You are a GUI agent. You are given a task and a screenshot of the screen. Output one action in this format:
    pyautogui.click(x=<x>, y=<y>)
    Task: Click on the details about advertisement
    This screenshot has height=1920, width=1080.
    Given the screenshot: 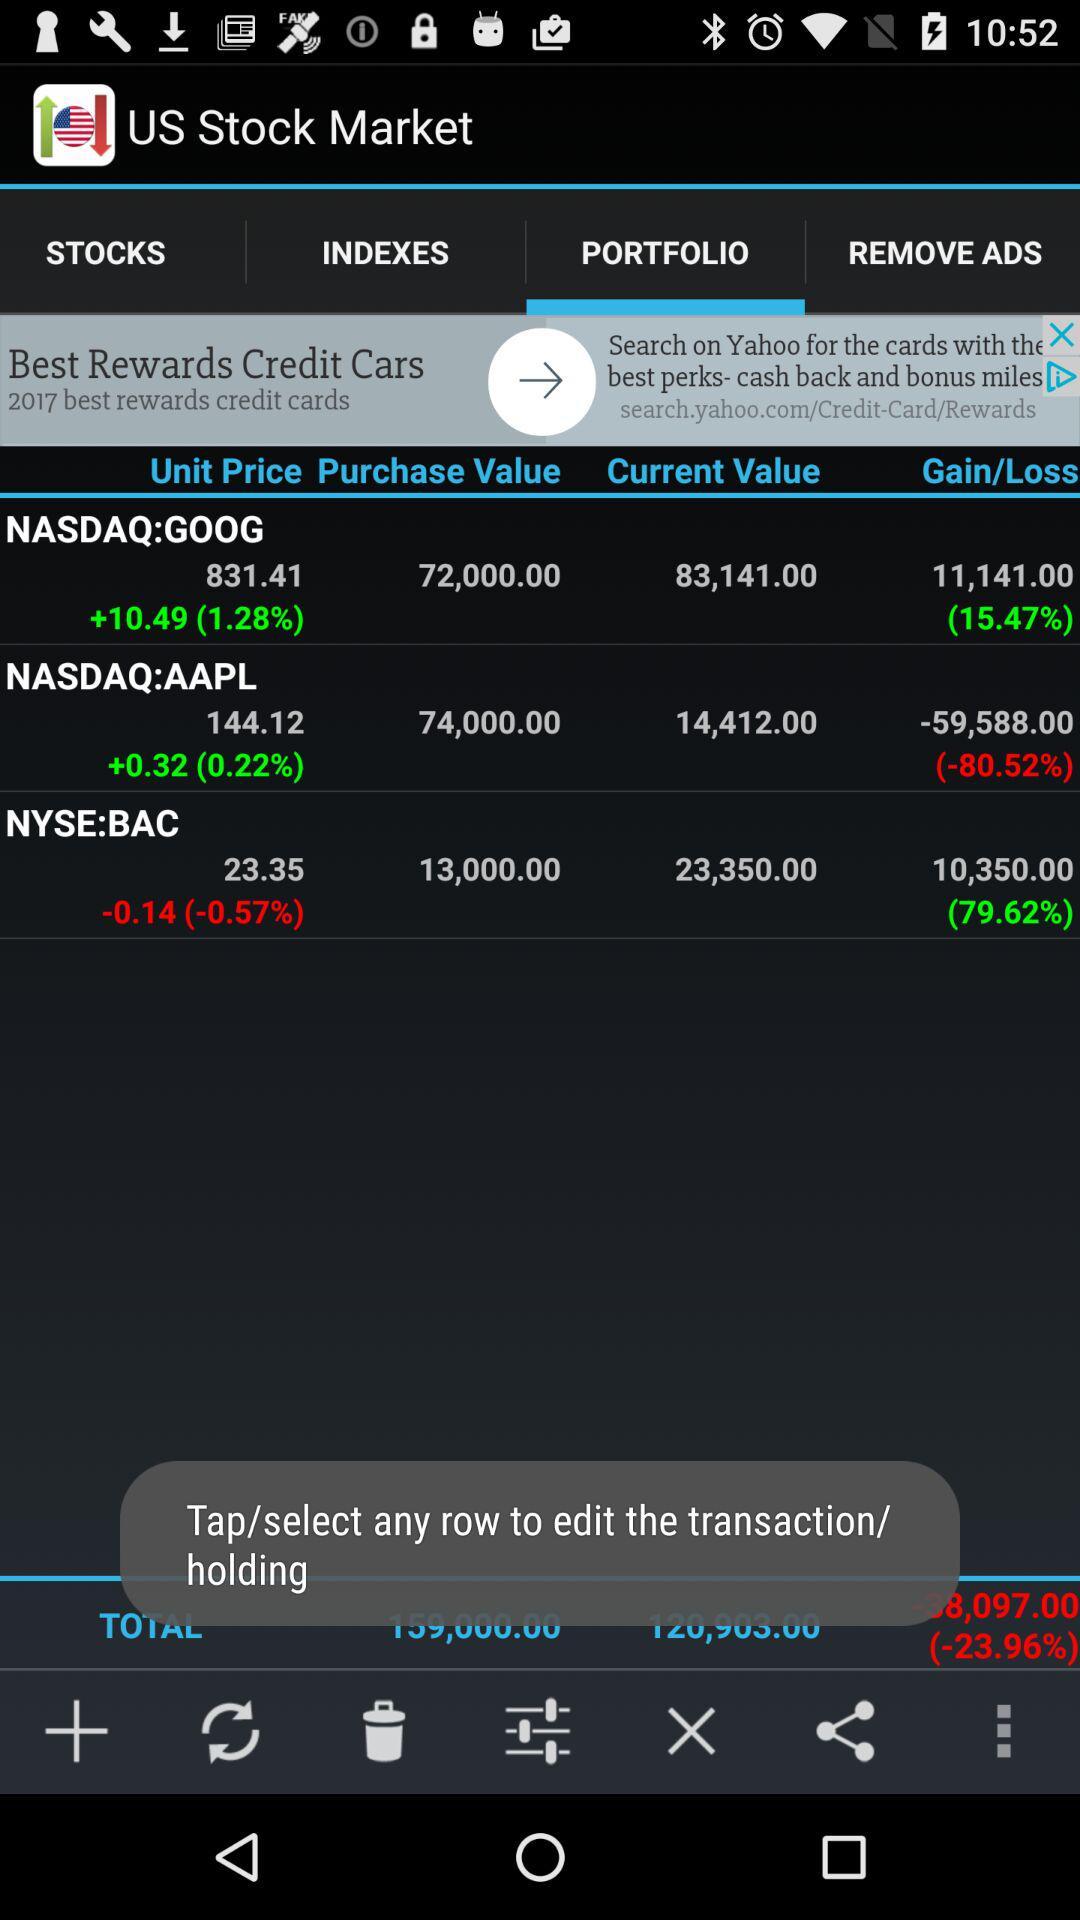 What is the action you would take?
    pyautogui.click(x=540, y=380)
    